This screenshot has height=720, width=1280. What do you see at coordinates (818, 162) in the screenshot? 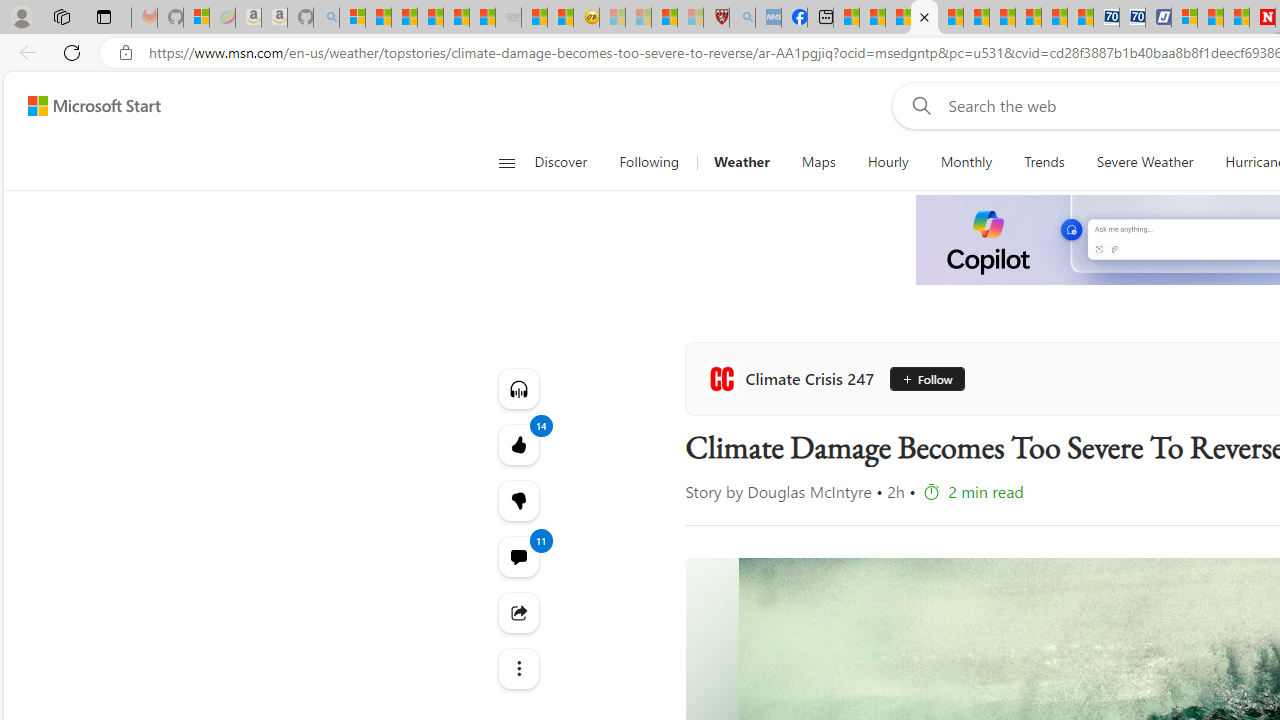
I see `'Maps'` at bounding box center [818, 162].